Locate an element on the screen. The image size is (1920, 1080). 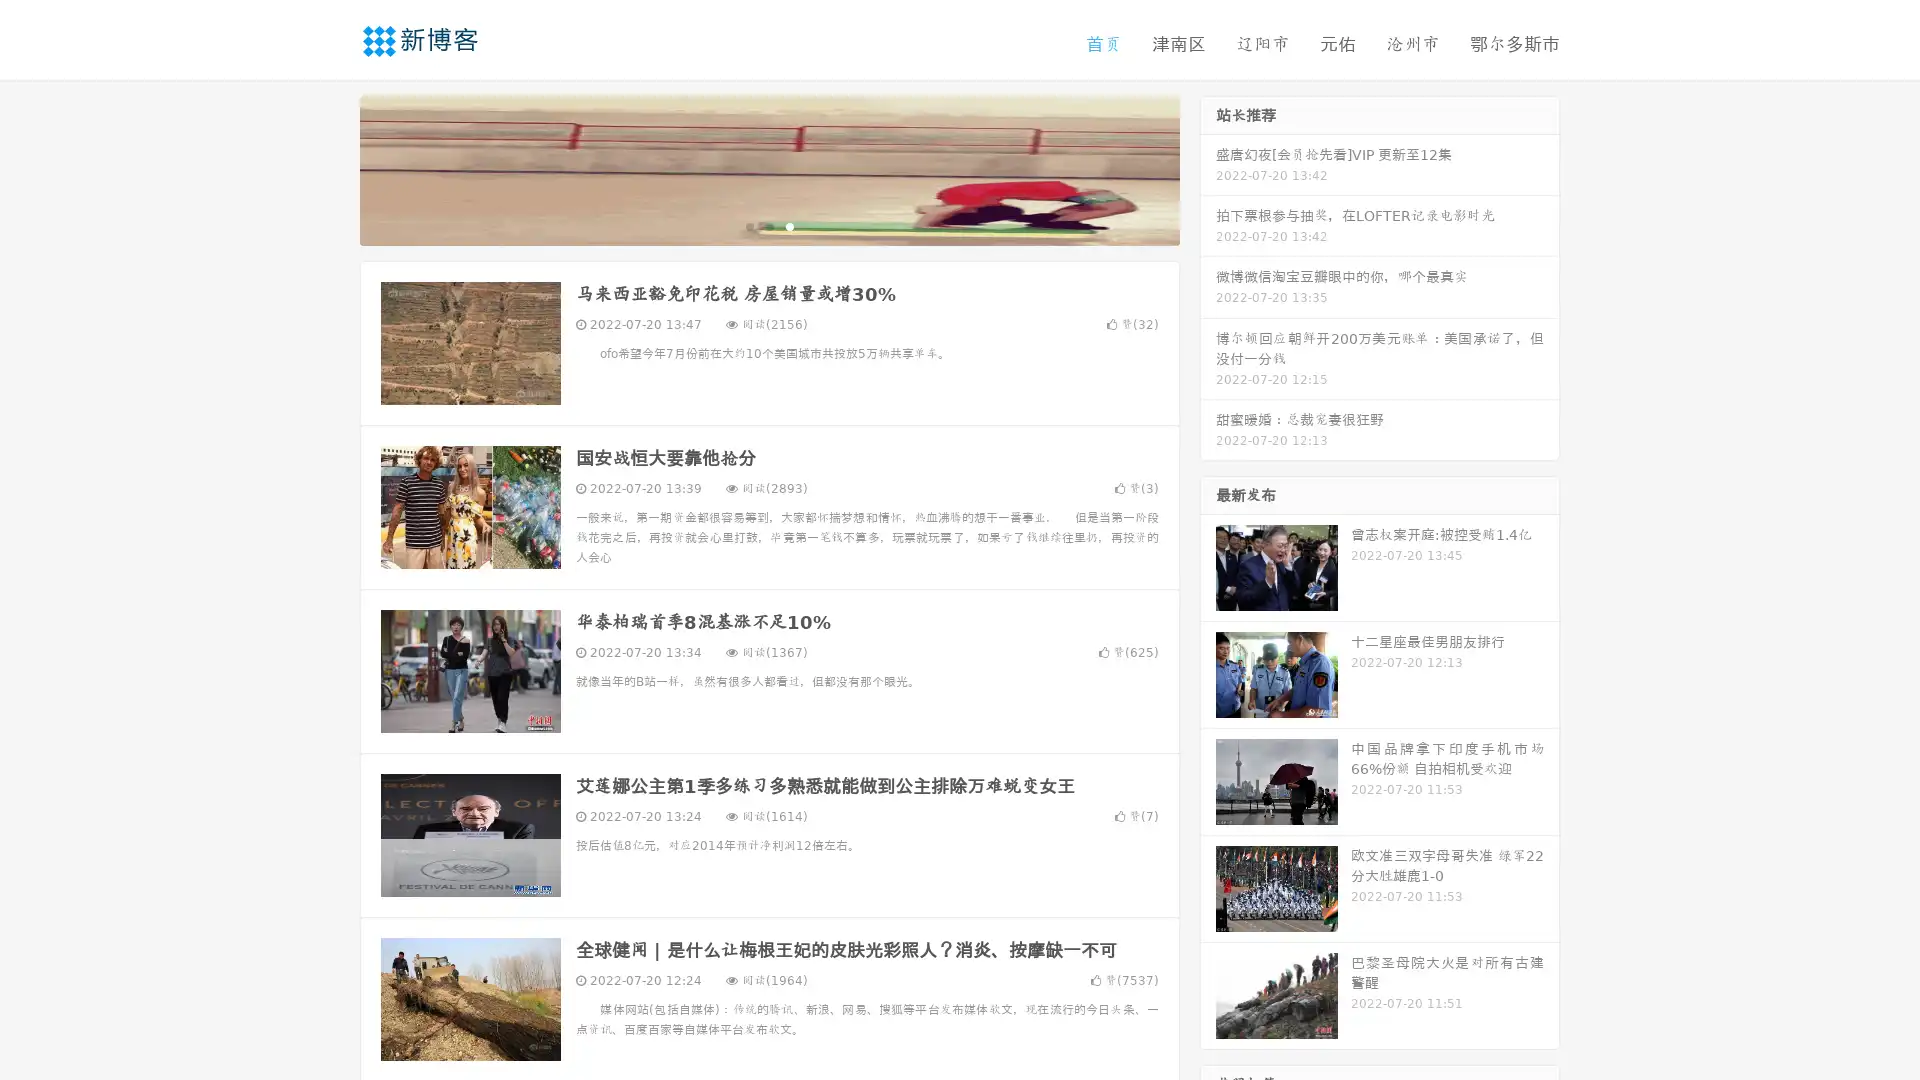
Go to slide 3 is located at coordinates (789, 225).